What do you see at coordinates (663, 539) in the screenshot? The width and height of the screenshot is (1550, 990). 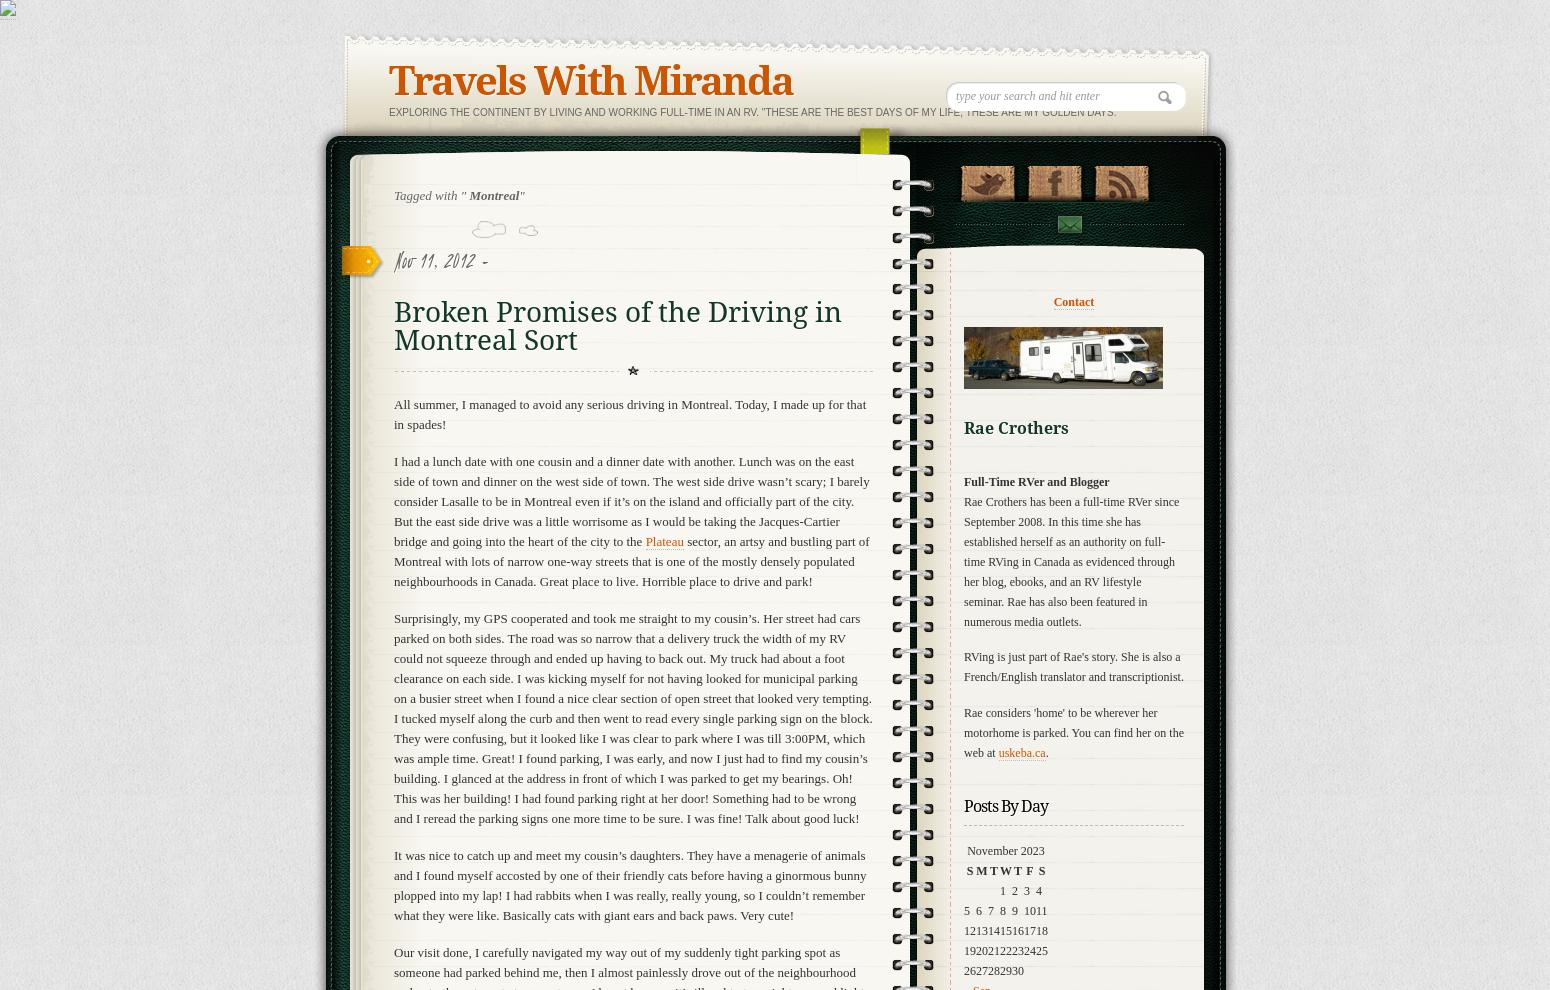 I see `'Plateau'` at bounding box center [663, 539].